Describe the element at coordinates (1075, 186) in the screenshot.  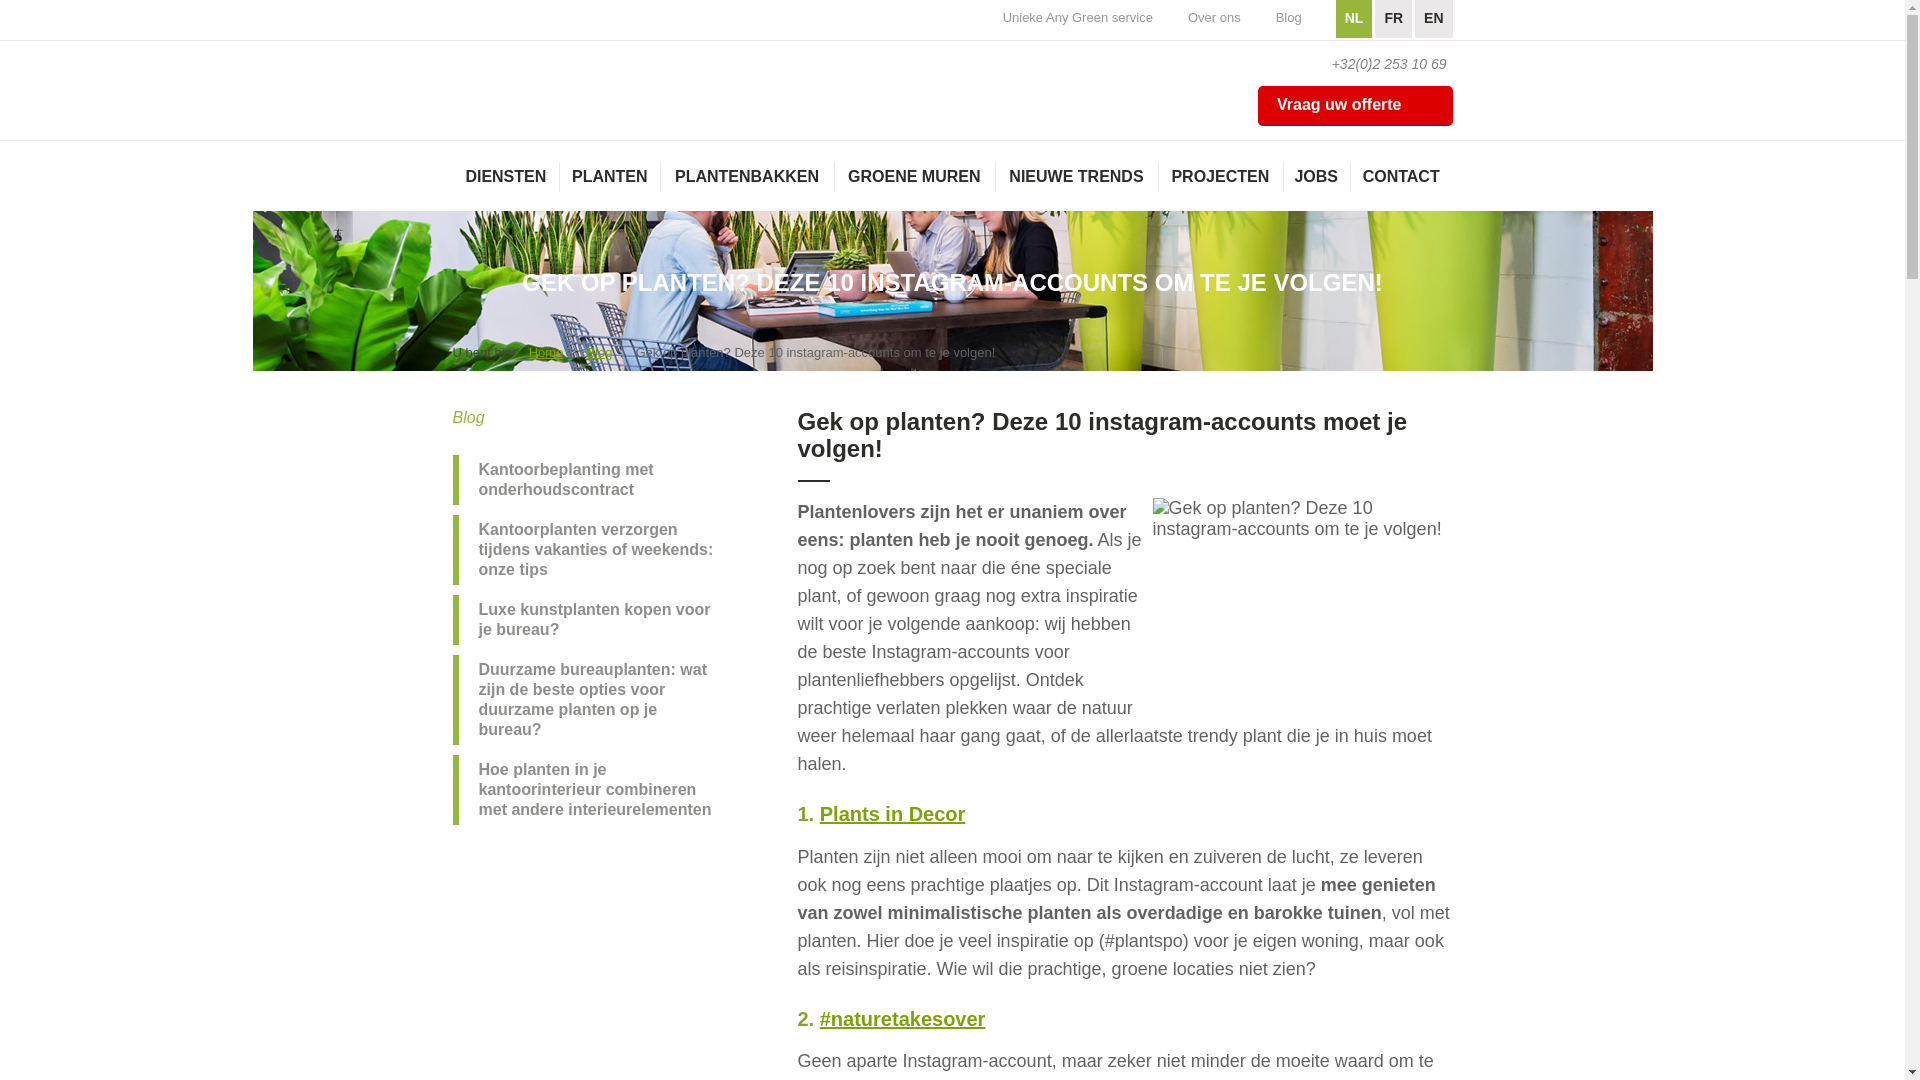
I see `'NIEUWE TRENDS'` at that location.